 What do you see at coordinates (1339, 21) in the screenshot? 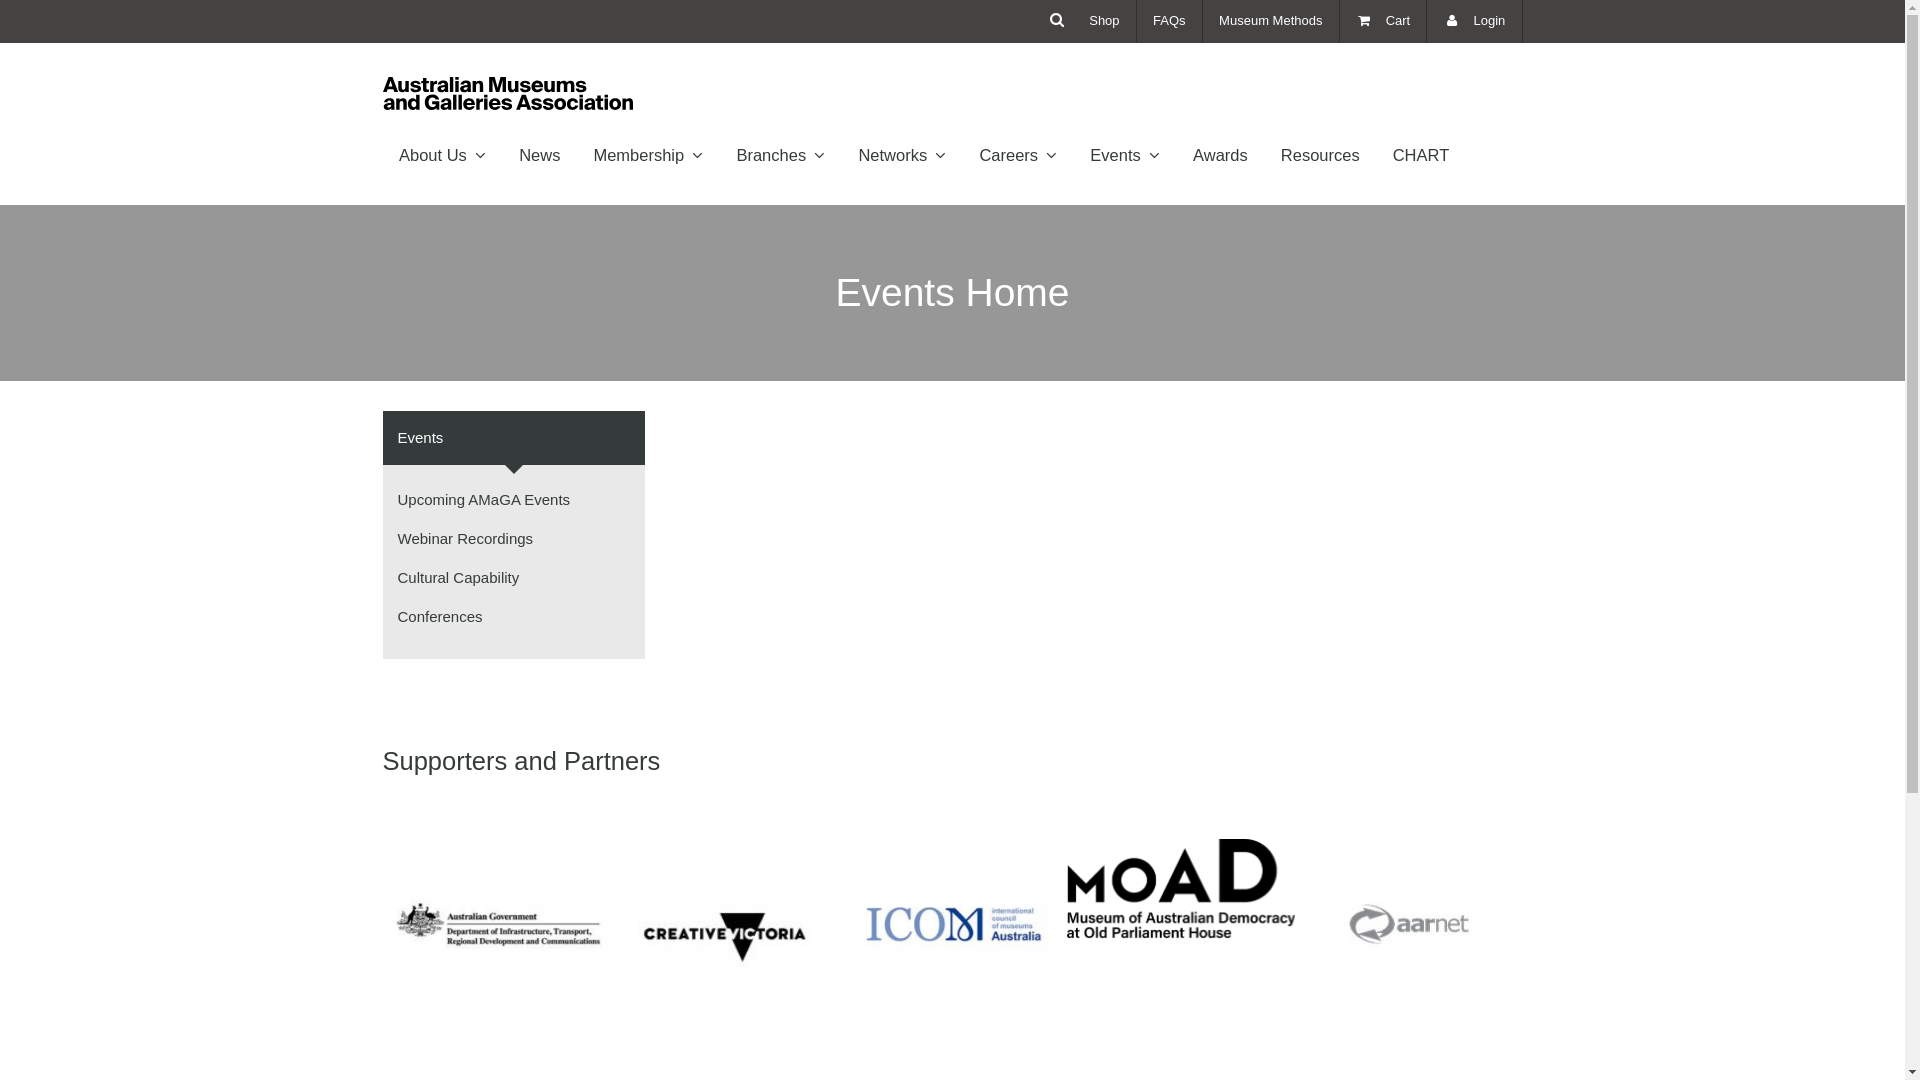
I see `'Cart'` at bounding box center [1339, 21].